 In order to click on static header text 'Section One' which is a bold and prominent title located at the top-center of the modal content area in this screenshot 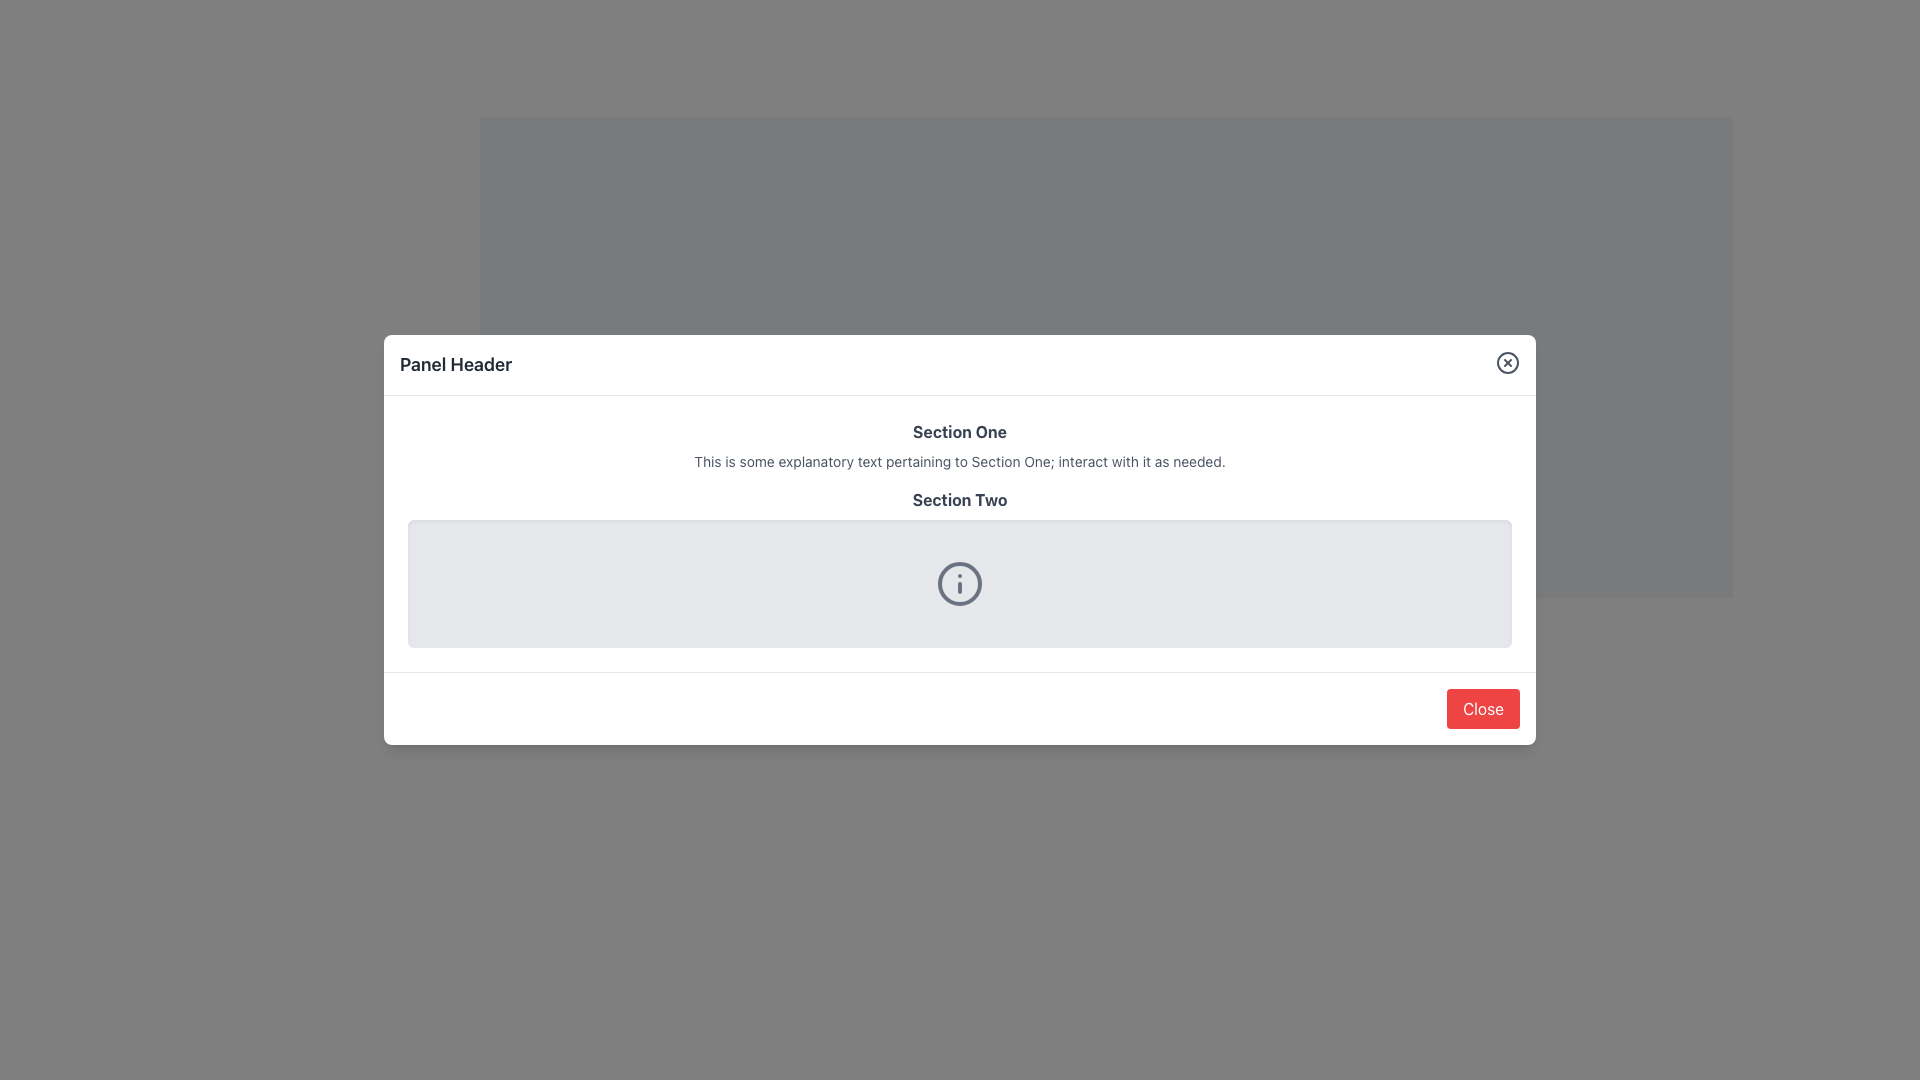, I will do `click(960, 431)`.